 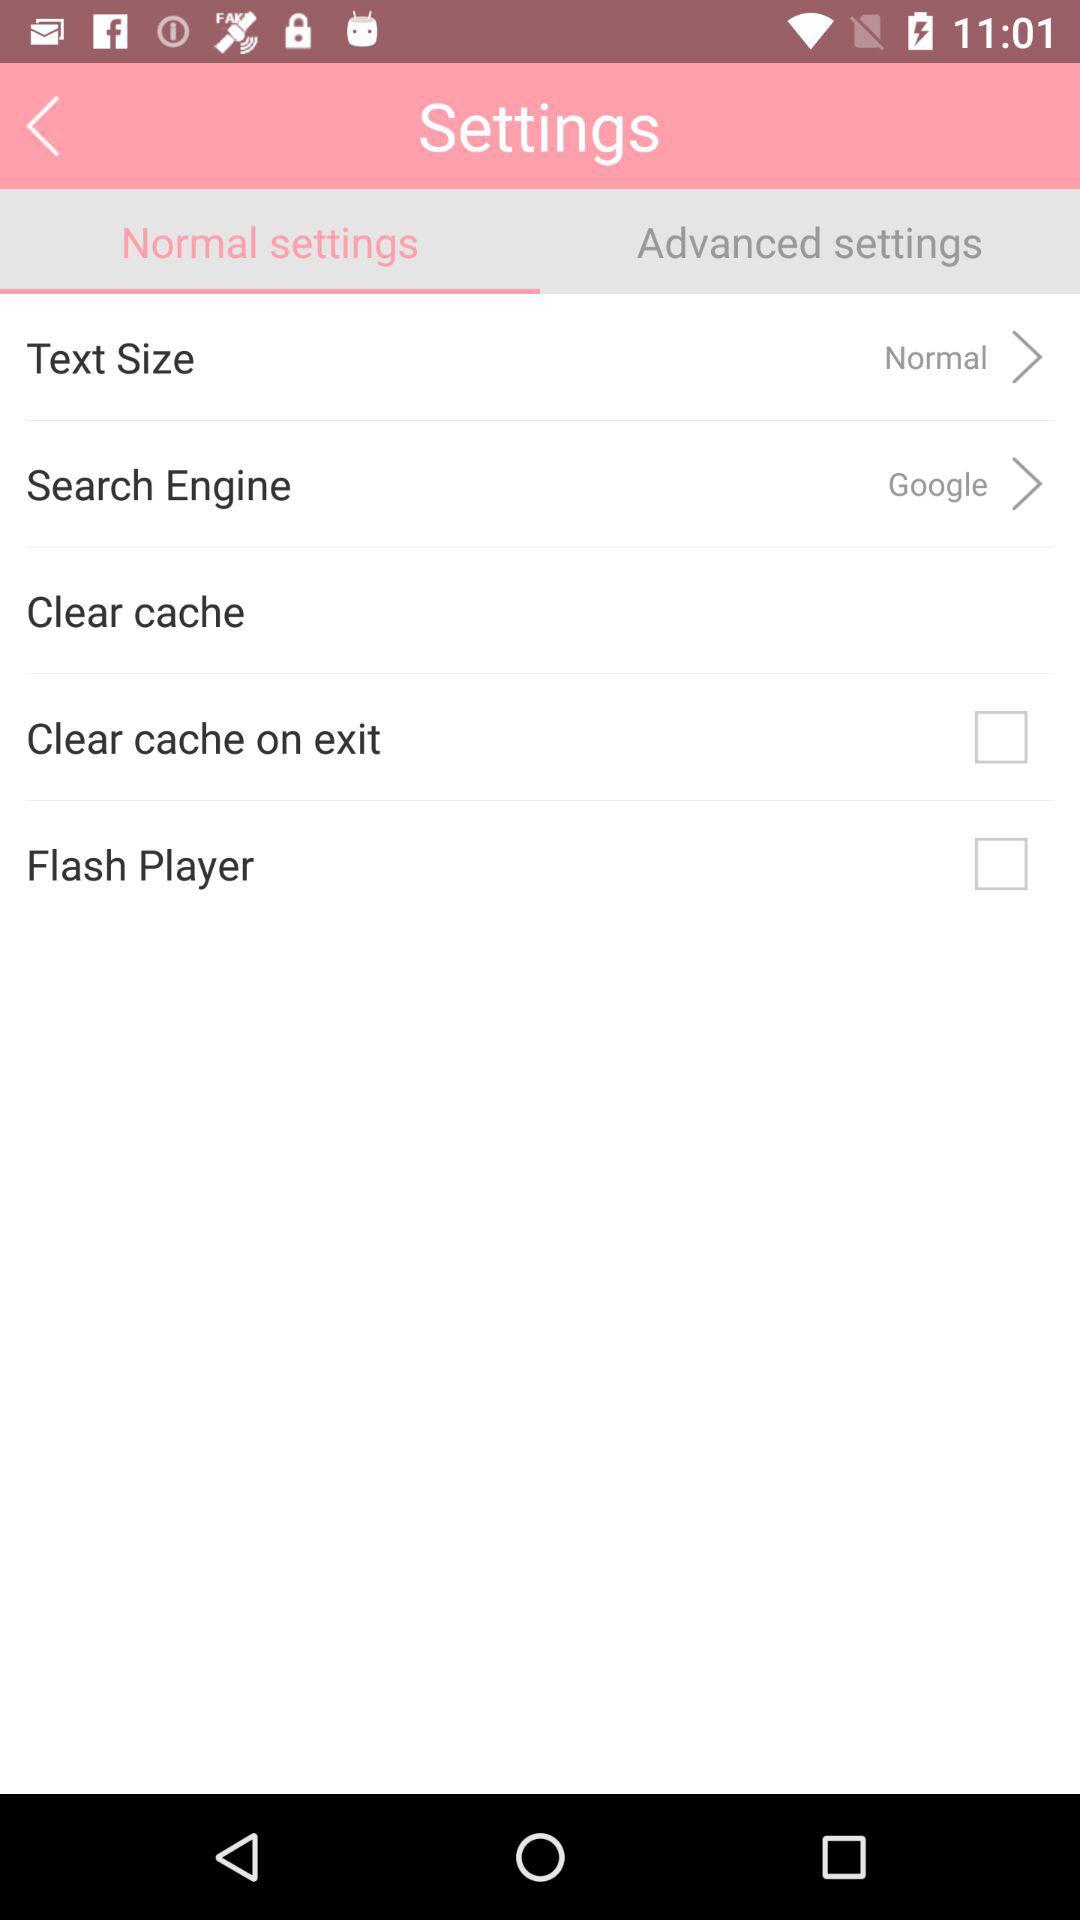 I want to click on the icon next to the clear cache on item, so click(x=1001, y=736).